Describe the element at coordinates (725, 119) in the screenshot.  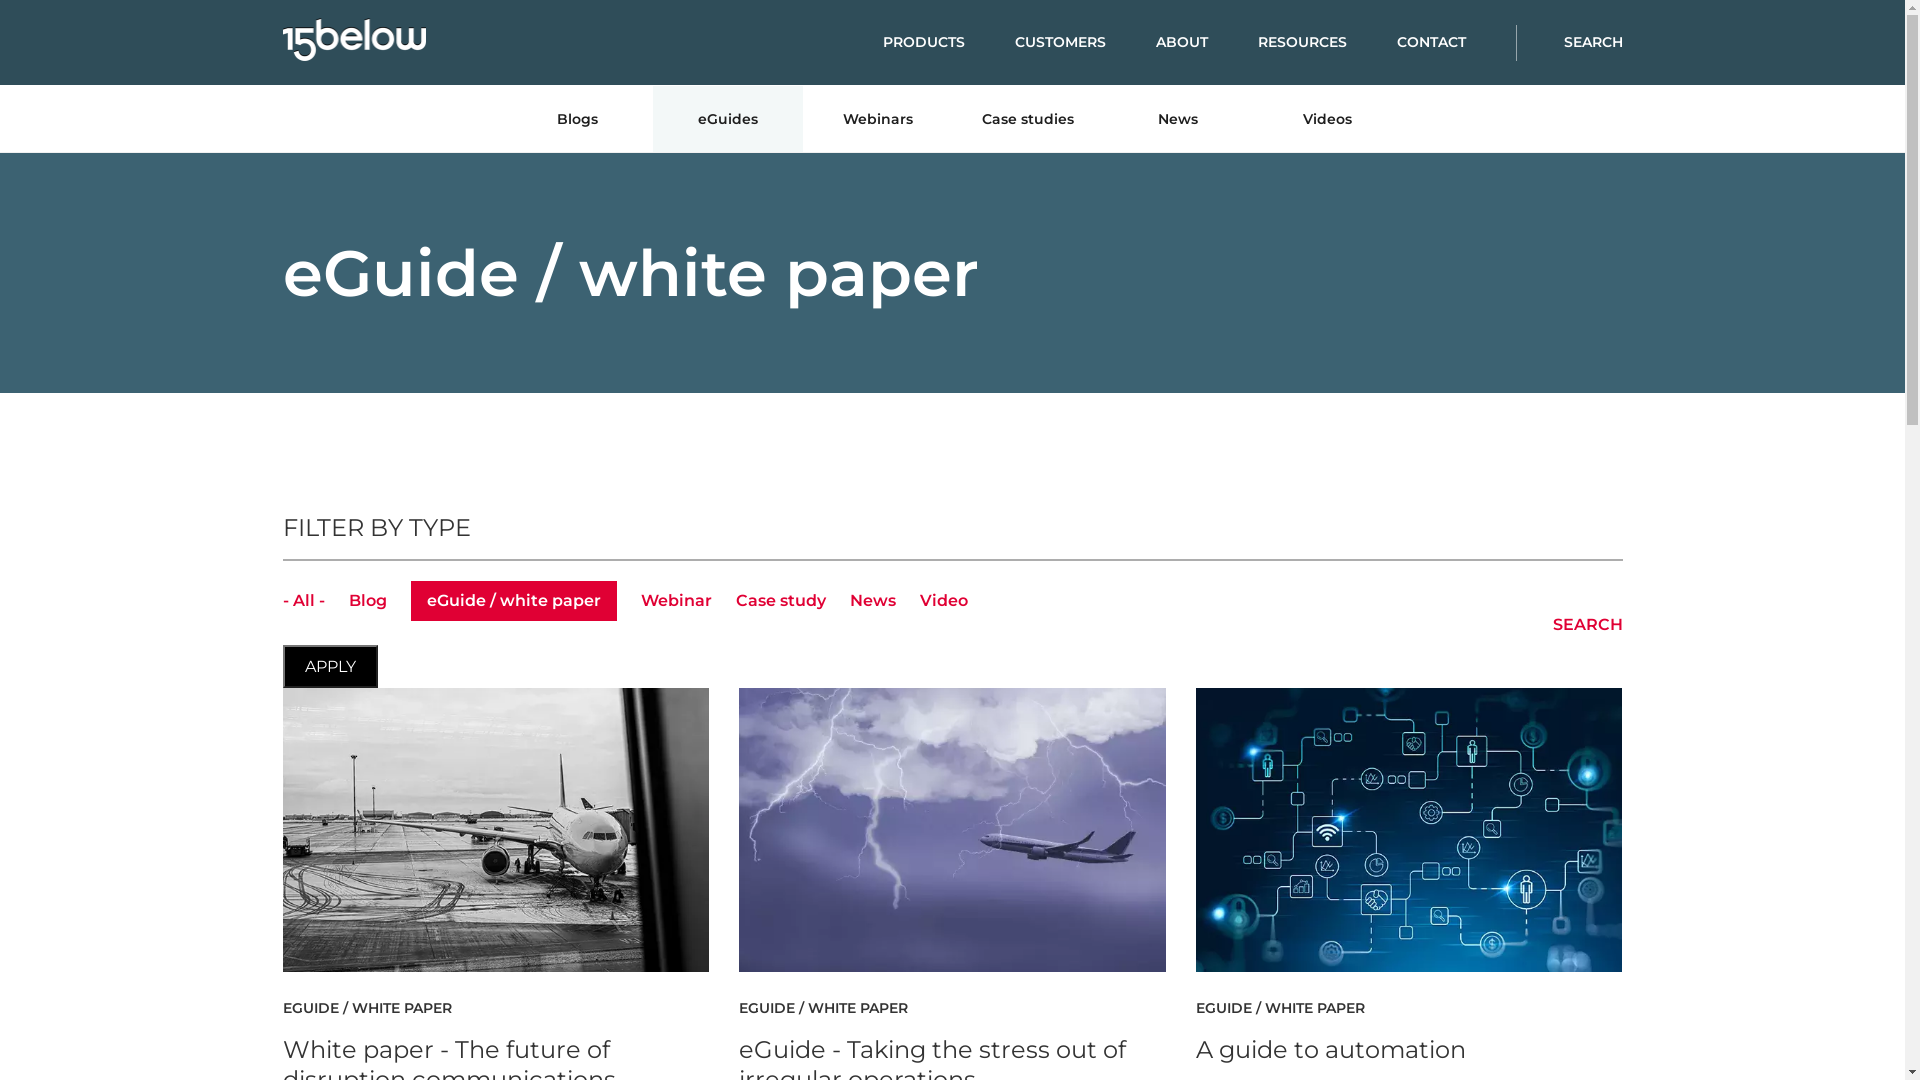
I see `'eGuides'` at that location.